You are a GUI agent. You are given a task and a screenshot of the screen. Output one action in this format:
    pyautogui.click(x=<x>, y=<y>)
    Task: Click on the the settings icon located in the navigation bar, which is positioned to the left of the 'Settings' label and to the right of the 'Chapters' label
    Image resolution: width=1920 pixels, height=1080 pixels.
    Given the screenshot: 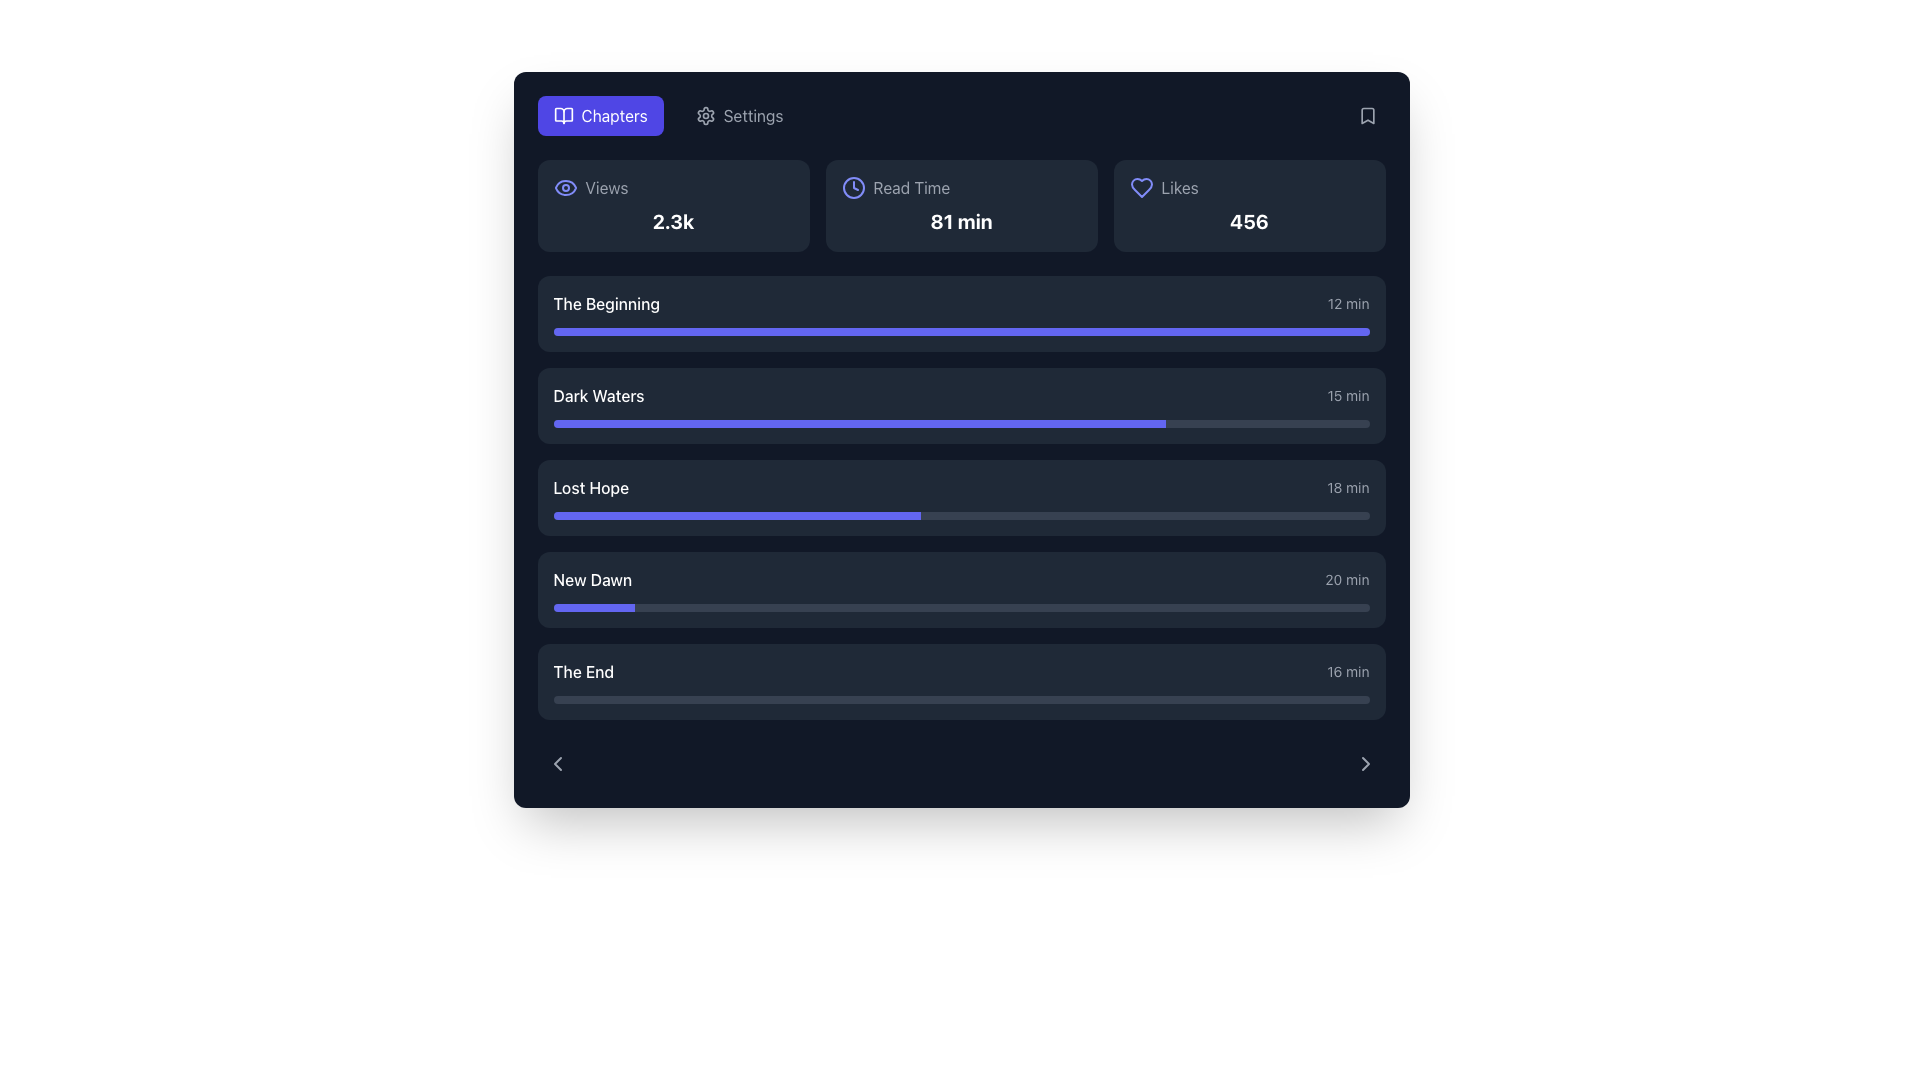 What is the action you would take?
    pyautogui.click(x=705, y=115)
    